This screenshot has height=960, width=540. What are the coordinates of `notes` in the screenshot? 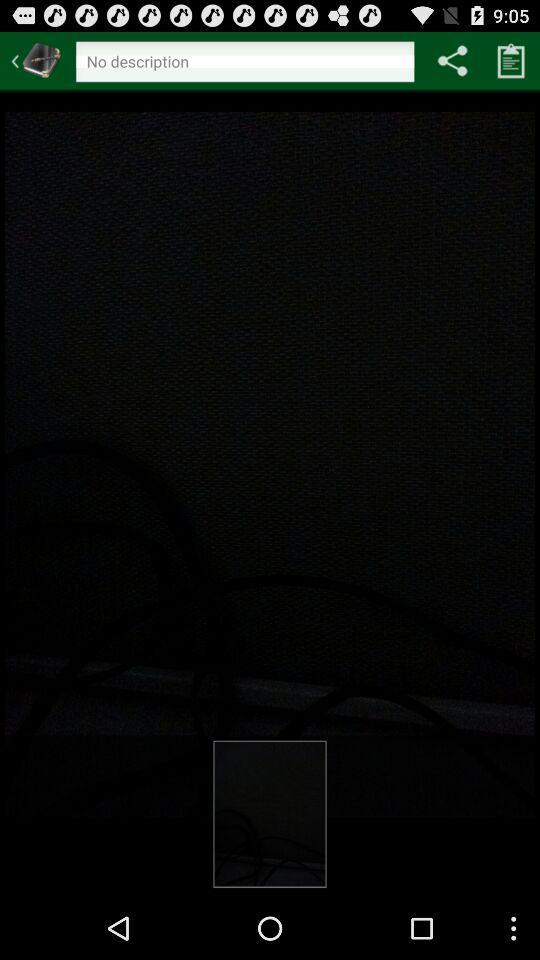 It's located at (511, 59).